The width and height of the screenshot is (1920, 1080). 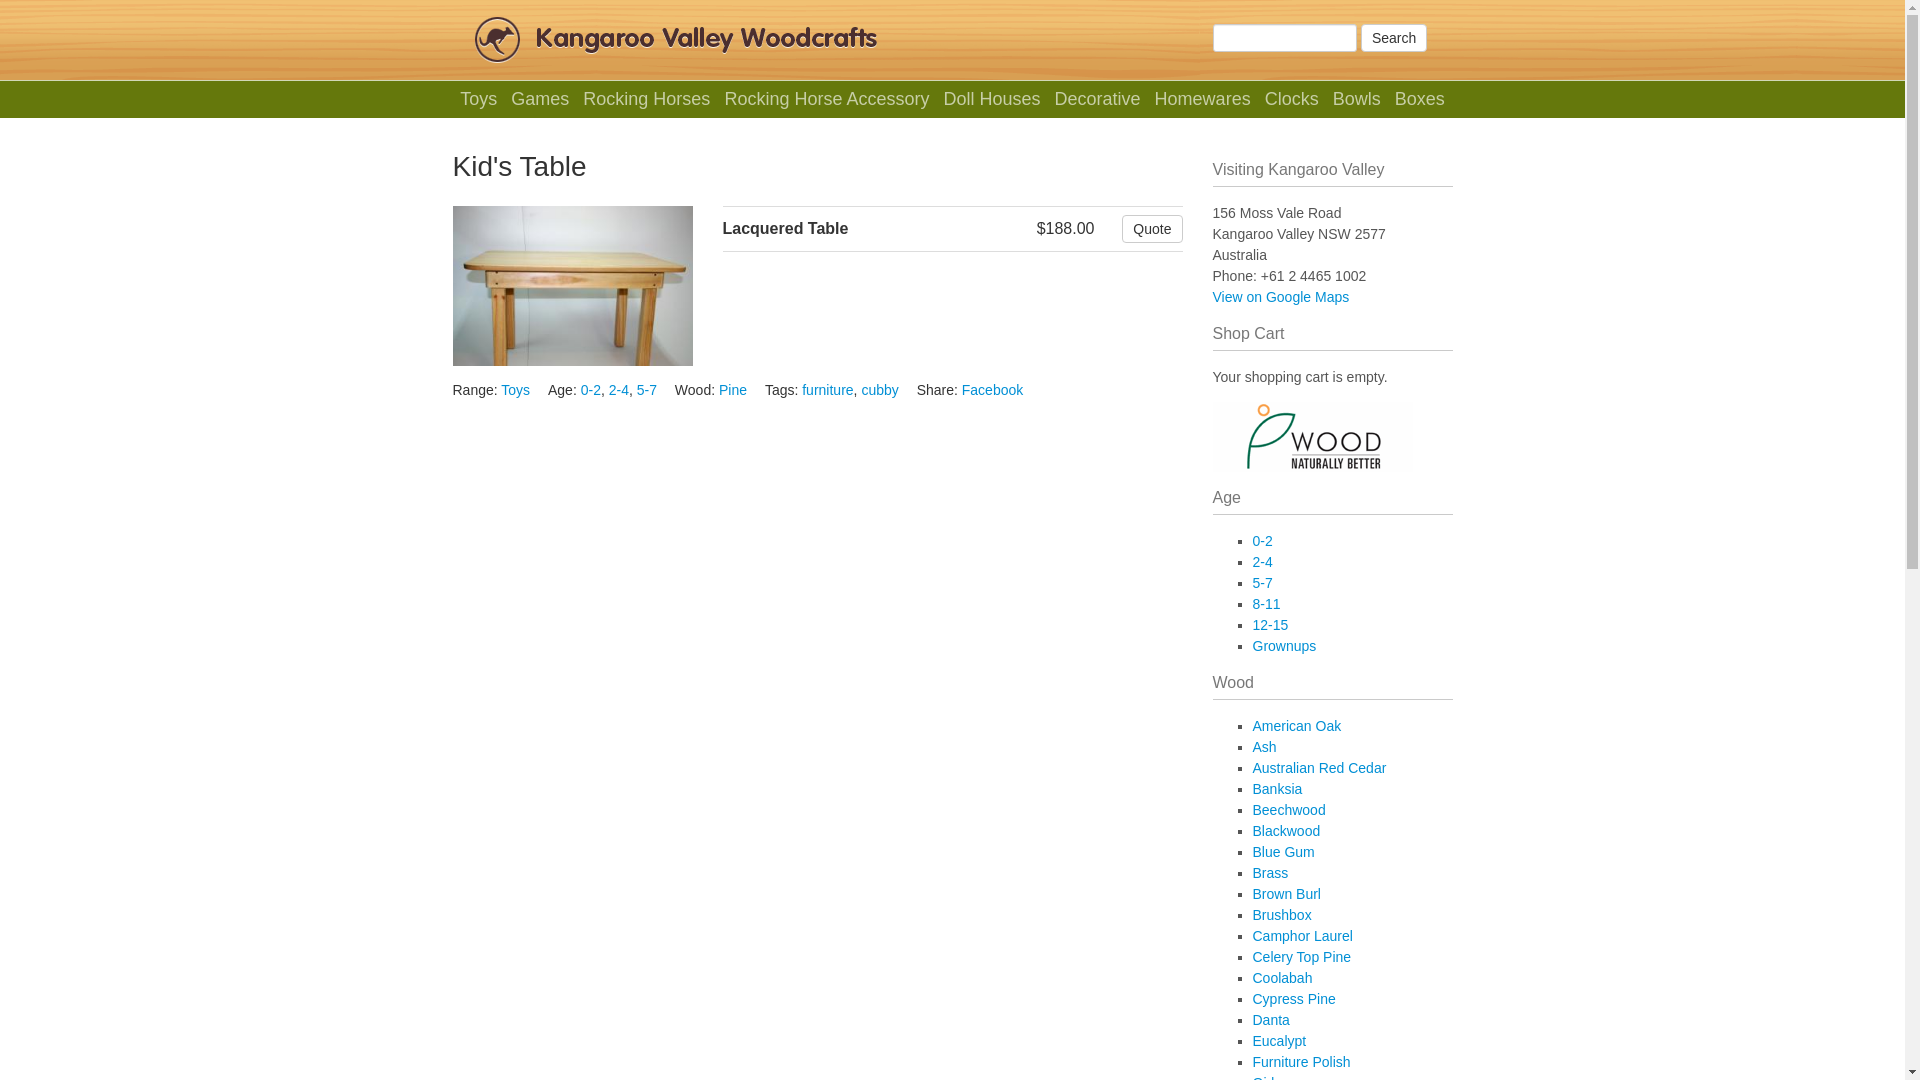 What do you see at coordinates (1282, 852) in the screenshot?
I see `'Blue Gum'` at bounding box center [1282, 852].